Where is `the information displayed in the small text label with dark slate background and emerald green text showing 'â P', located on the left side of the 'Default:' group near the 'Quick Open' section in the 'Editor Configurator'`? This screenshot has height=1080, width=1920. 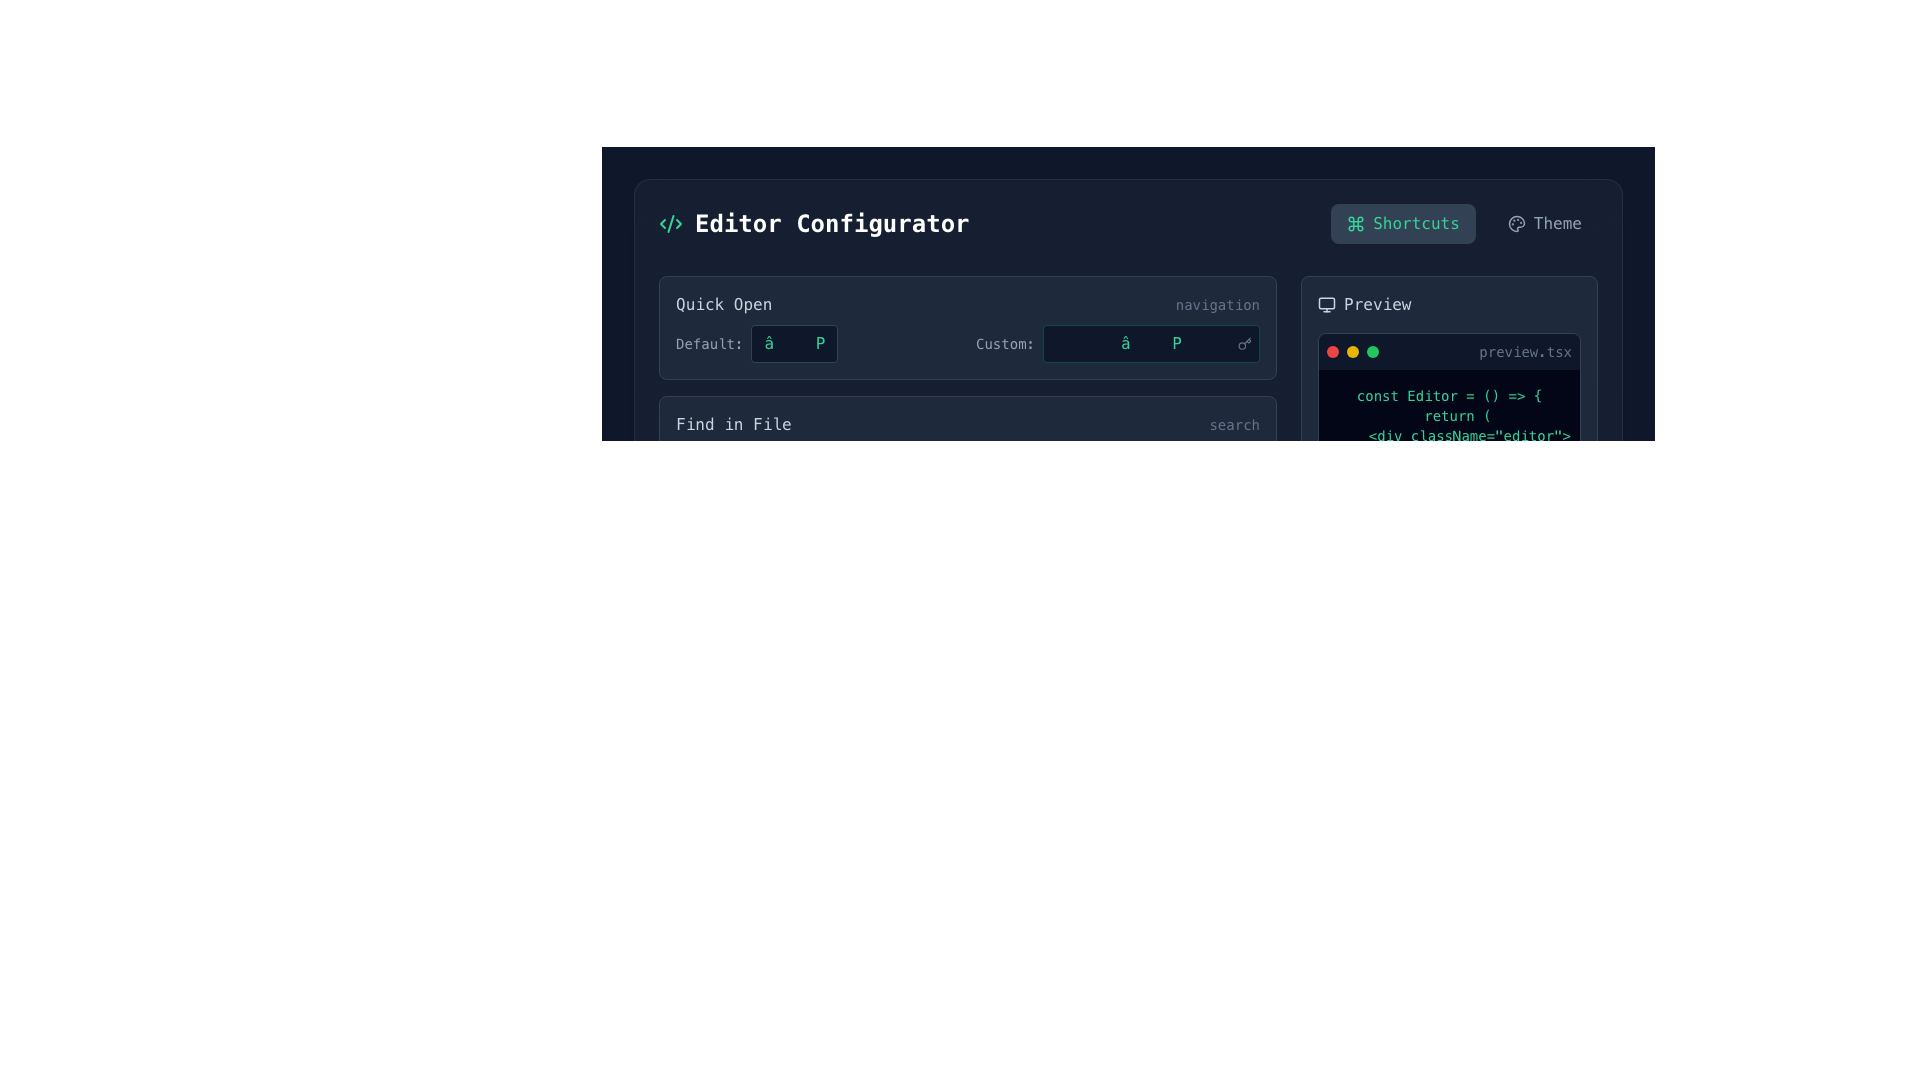 the information displayed in the small text label with dark slate background and emerald green text showing 'â P', located on the left side of the 'Default:' group near the 'Quick Open' section in the 'Editor Configurator' is located at coordinates (793, 342).